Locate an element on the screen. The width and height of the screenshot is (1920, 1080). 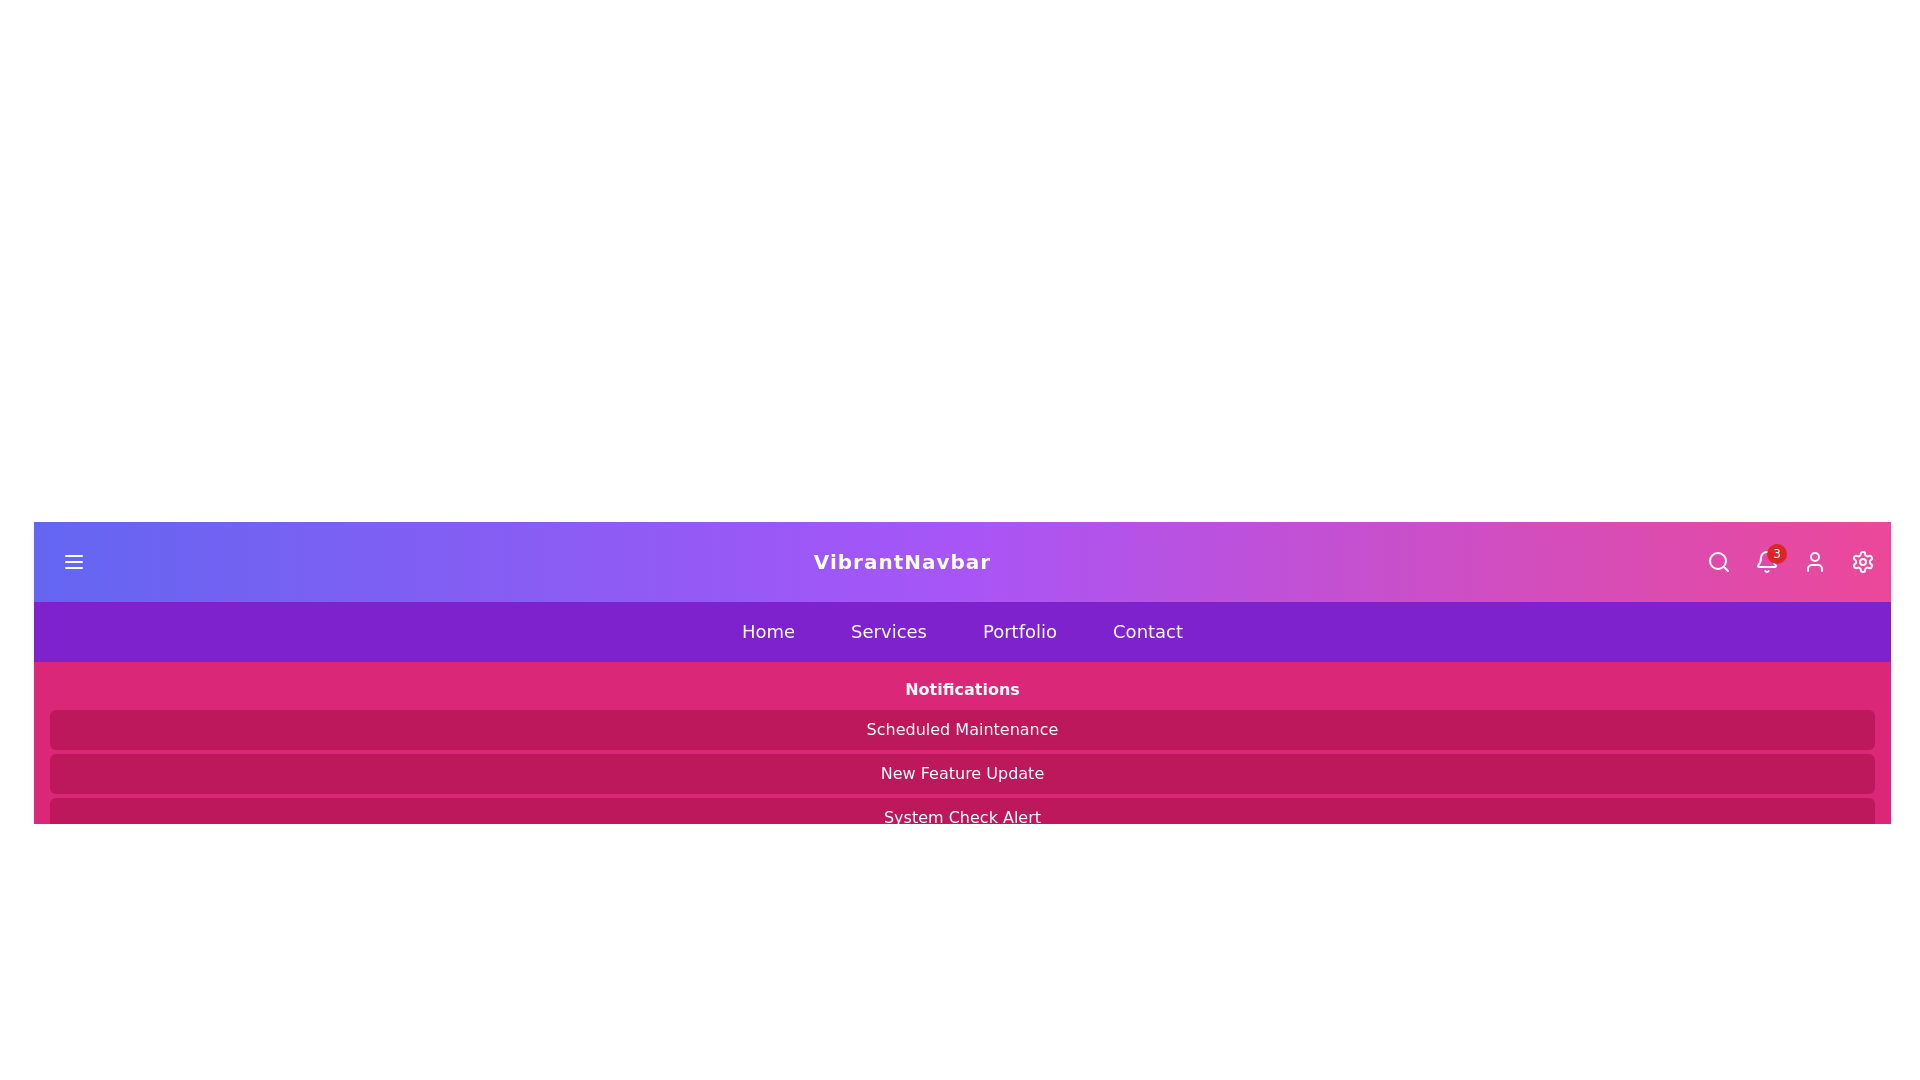
the settings button located at the far right of the top navigation bar is located at coordinates (1861, 562).